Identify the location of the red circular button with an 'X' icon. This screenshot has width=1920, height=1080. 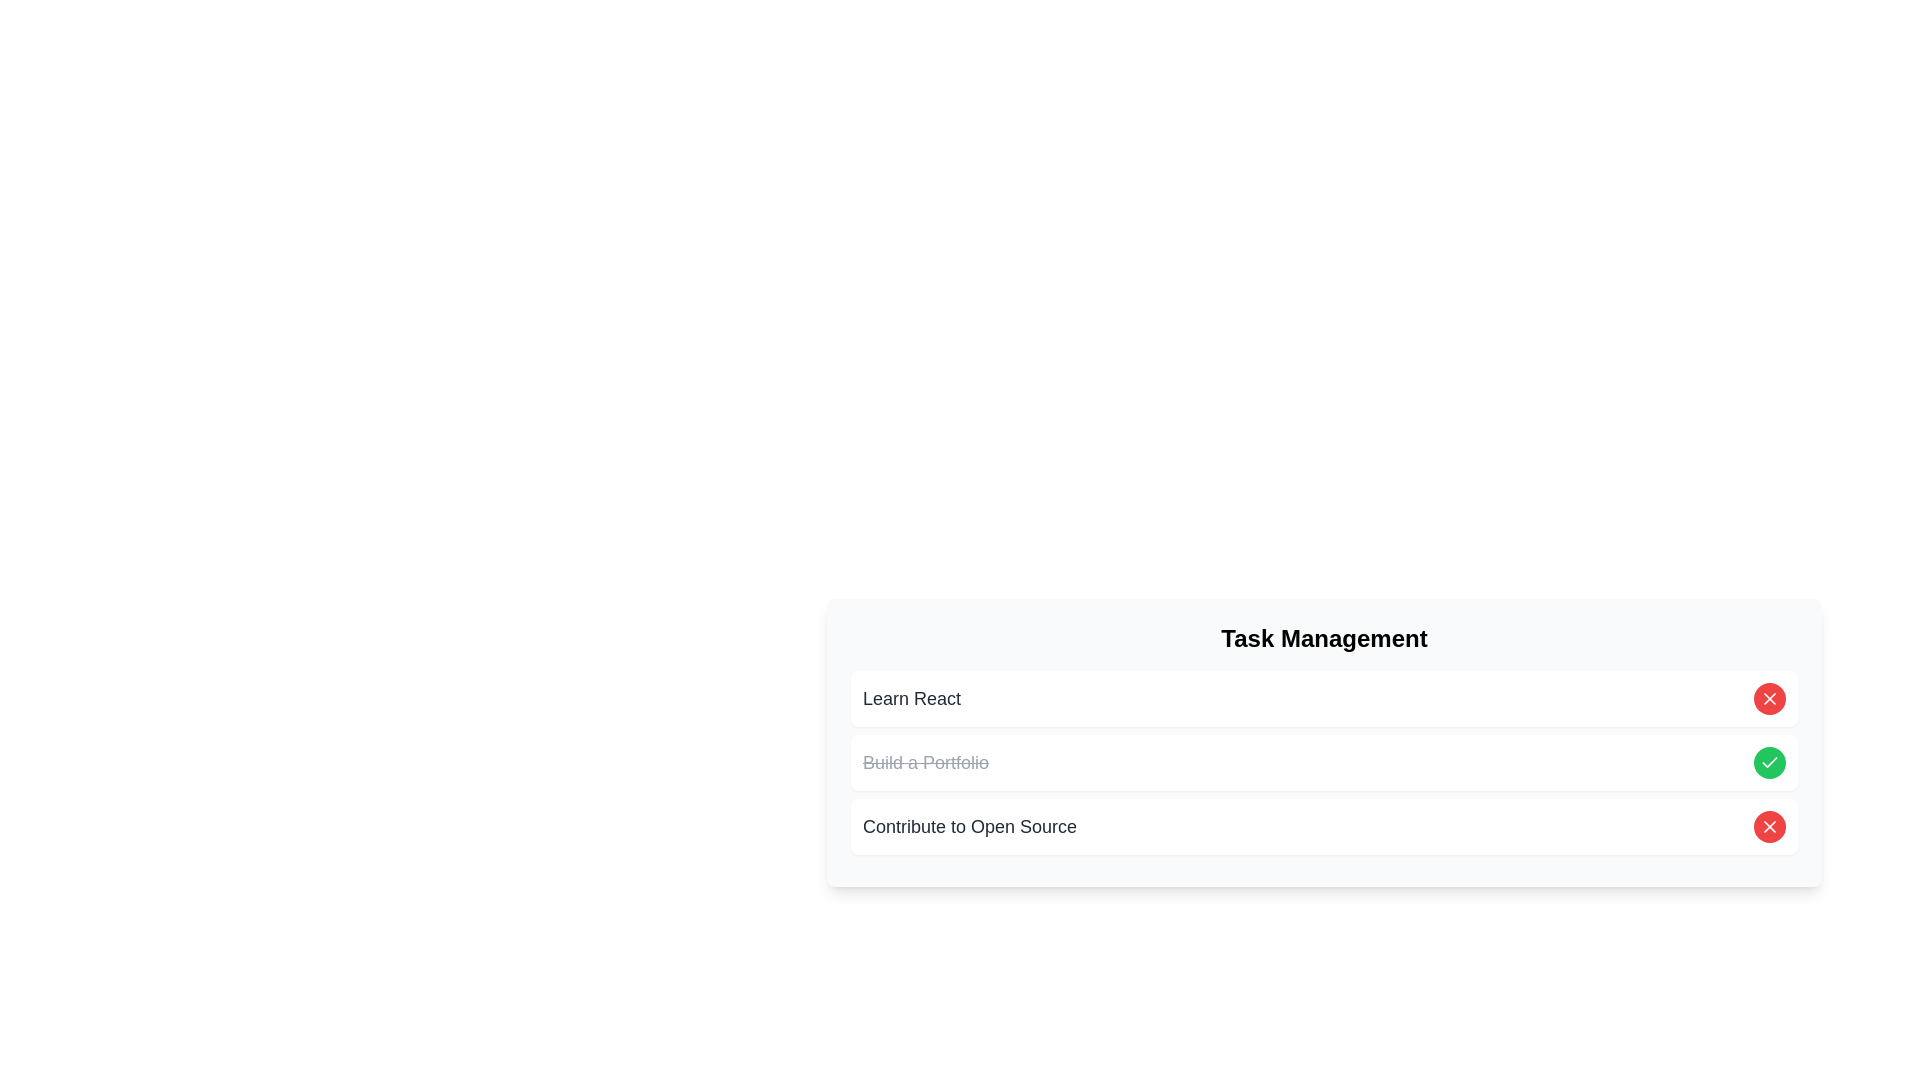
(1770, 697).